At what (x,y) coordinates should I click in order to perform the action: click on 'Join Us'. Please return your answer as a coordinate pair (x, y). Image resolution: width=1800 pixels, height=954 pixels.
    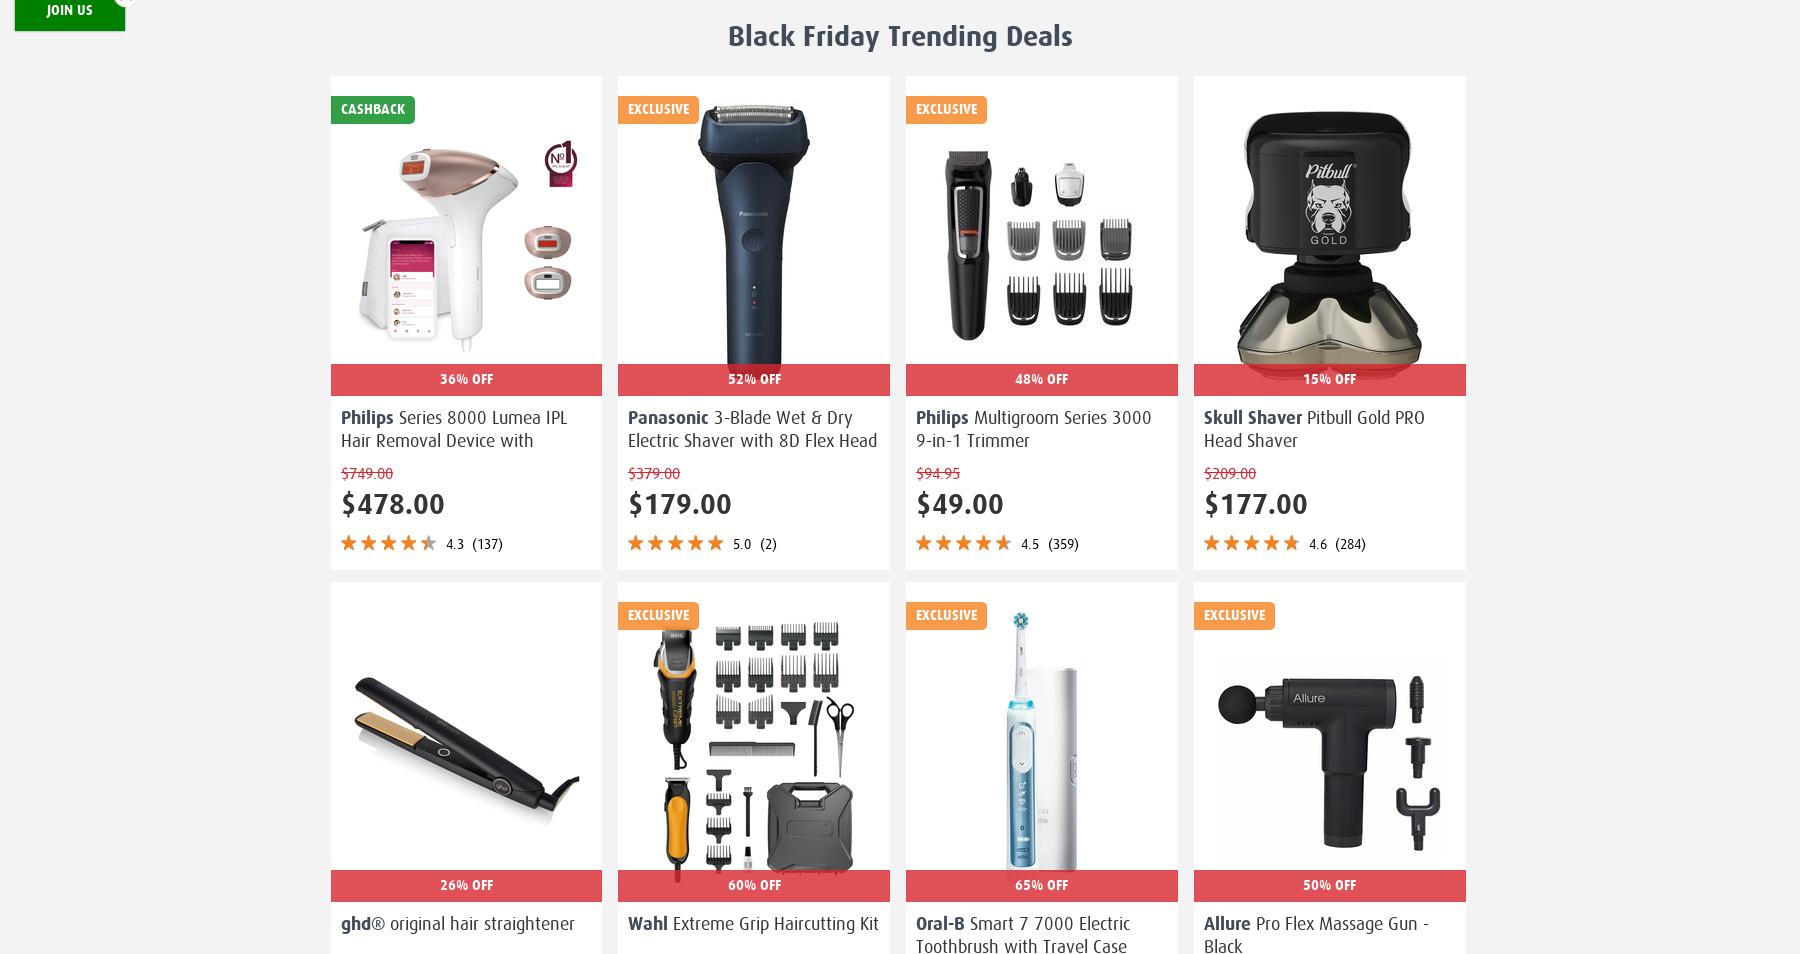
    Looking at the image, I should click on (69, 9).